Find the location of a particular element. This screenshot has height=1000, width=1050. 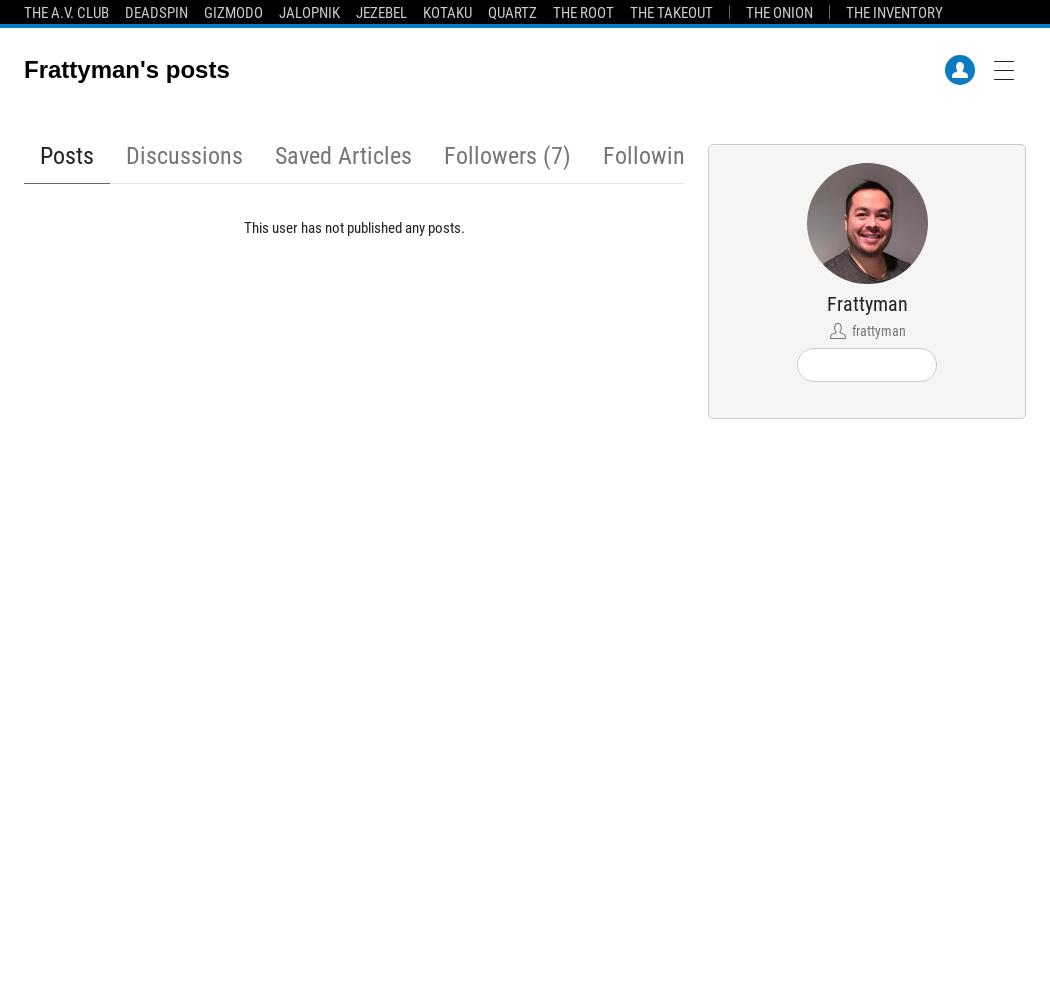

'Following (5)' is located at coordinates (665, 156).